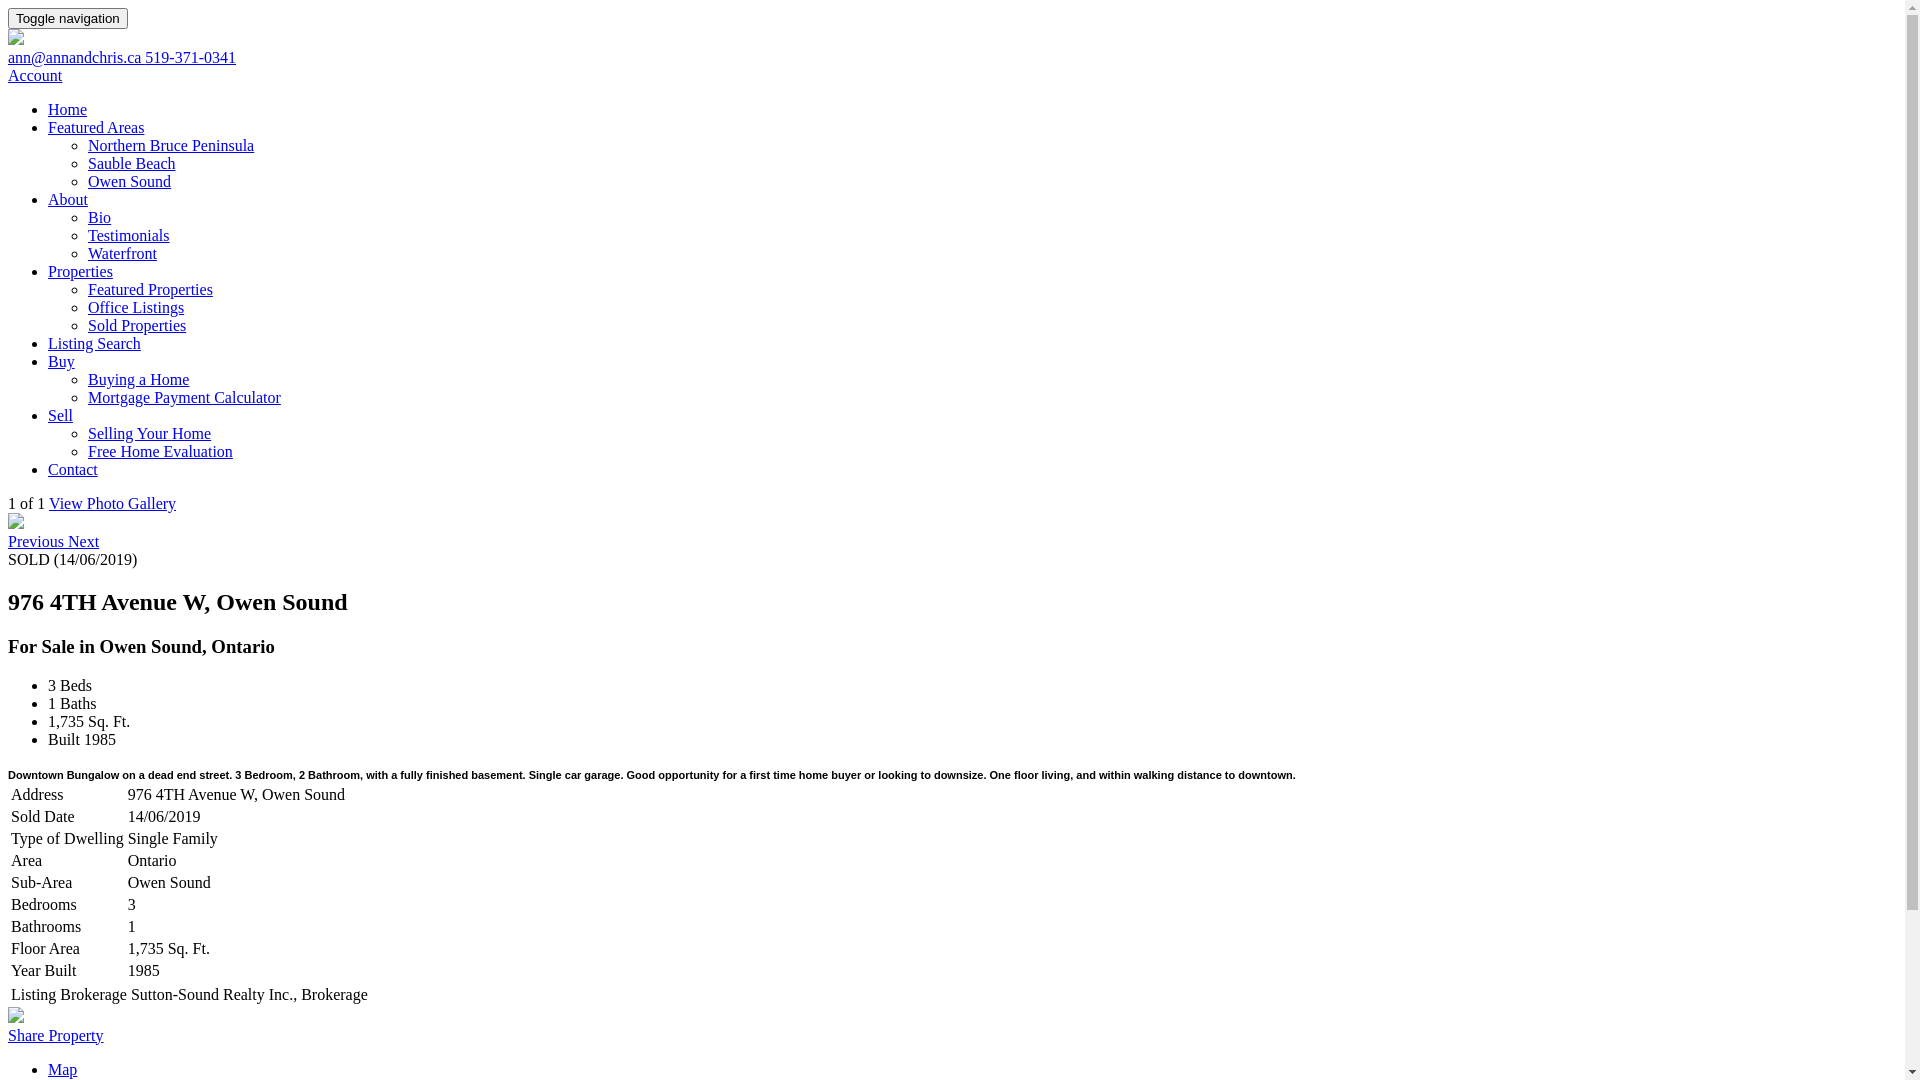 The height and width of the screenshot is (1080, 1920). Describe the element at coordinates (48, 361) in the screenshot. I see `'Buy'` at that location.